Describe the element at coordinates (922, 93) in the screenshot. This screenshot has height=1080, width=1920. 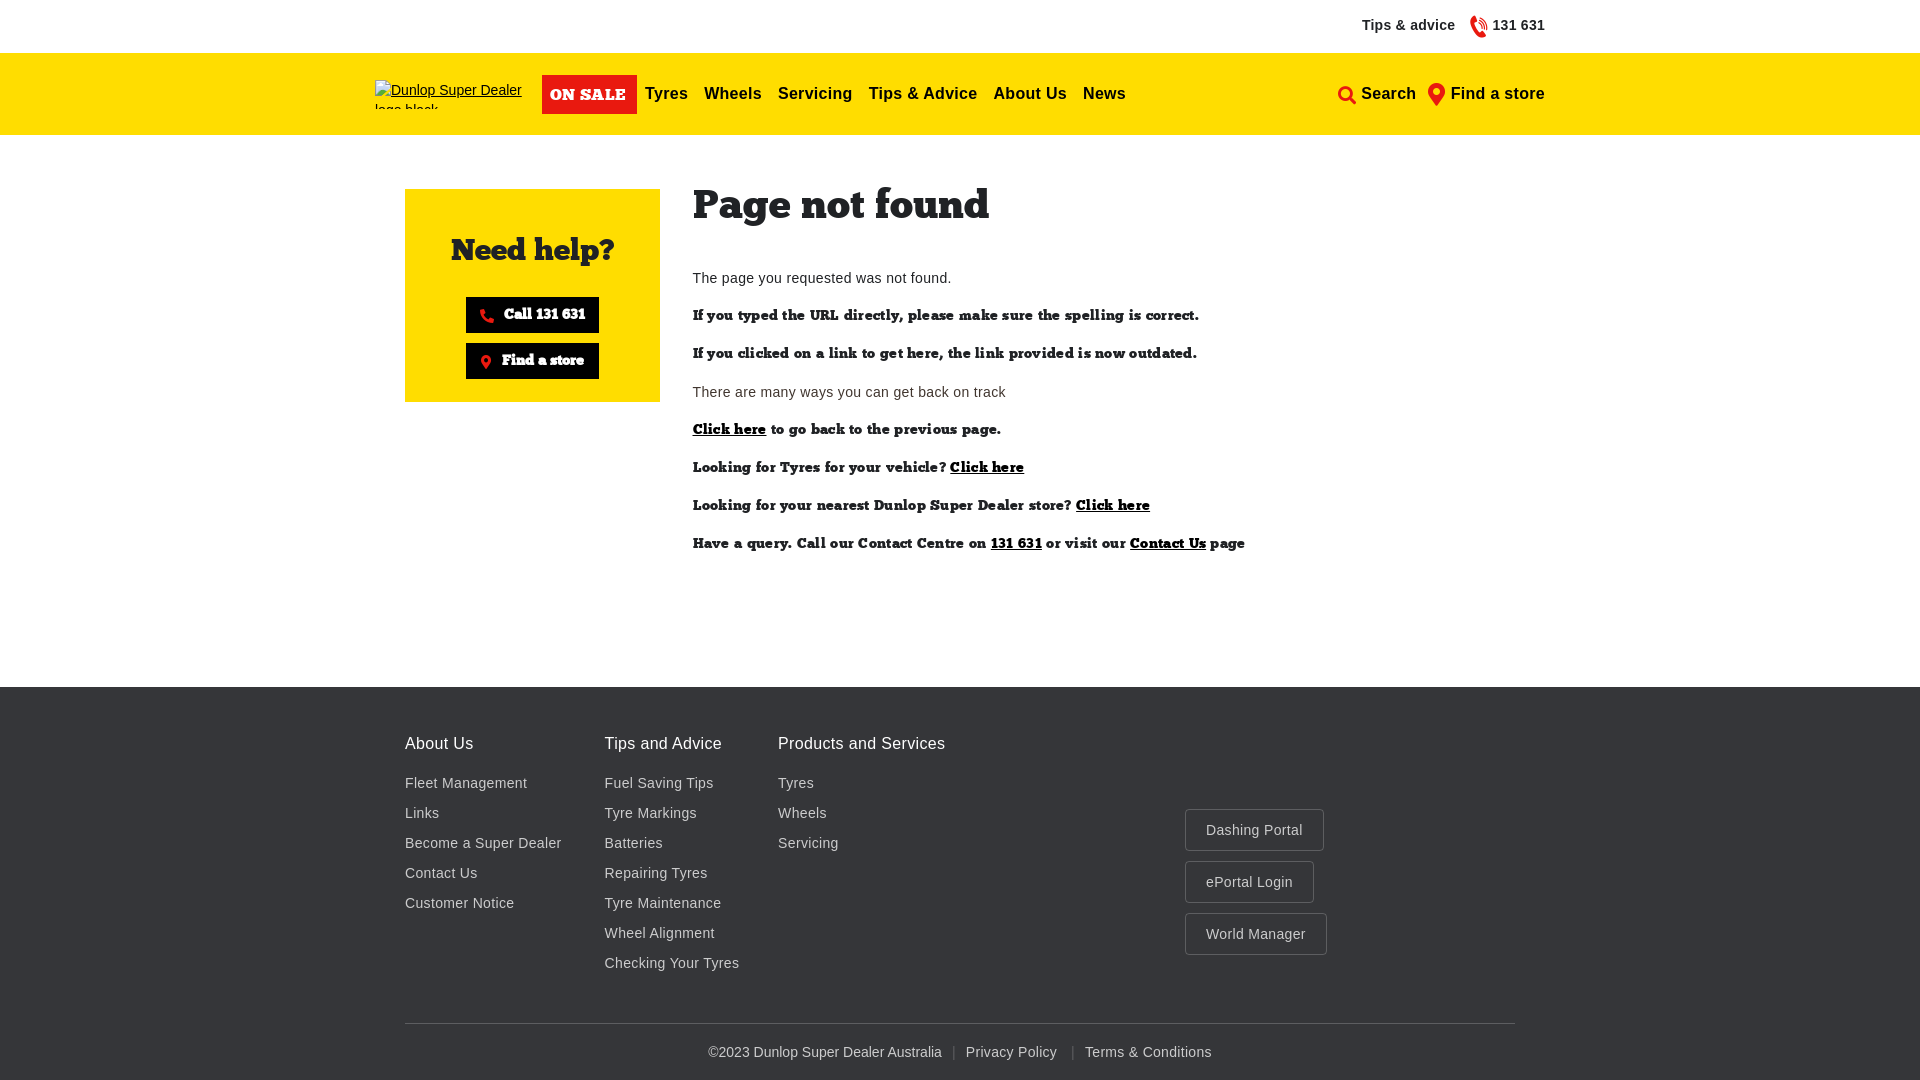
I see `'Tips & Advice'` at that location.